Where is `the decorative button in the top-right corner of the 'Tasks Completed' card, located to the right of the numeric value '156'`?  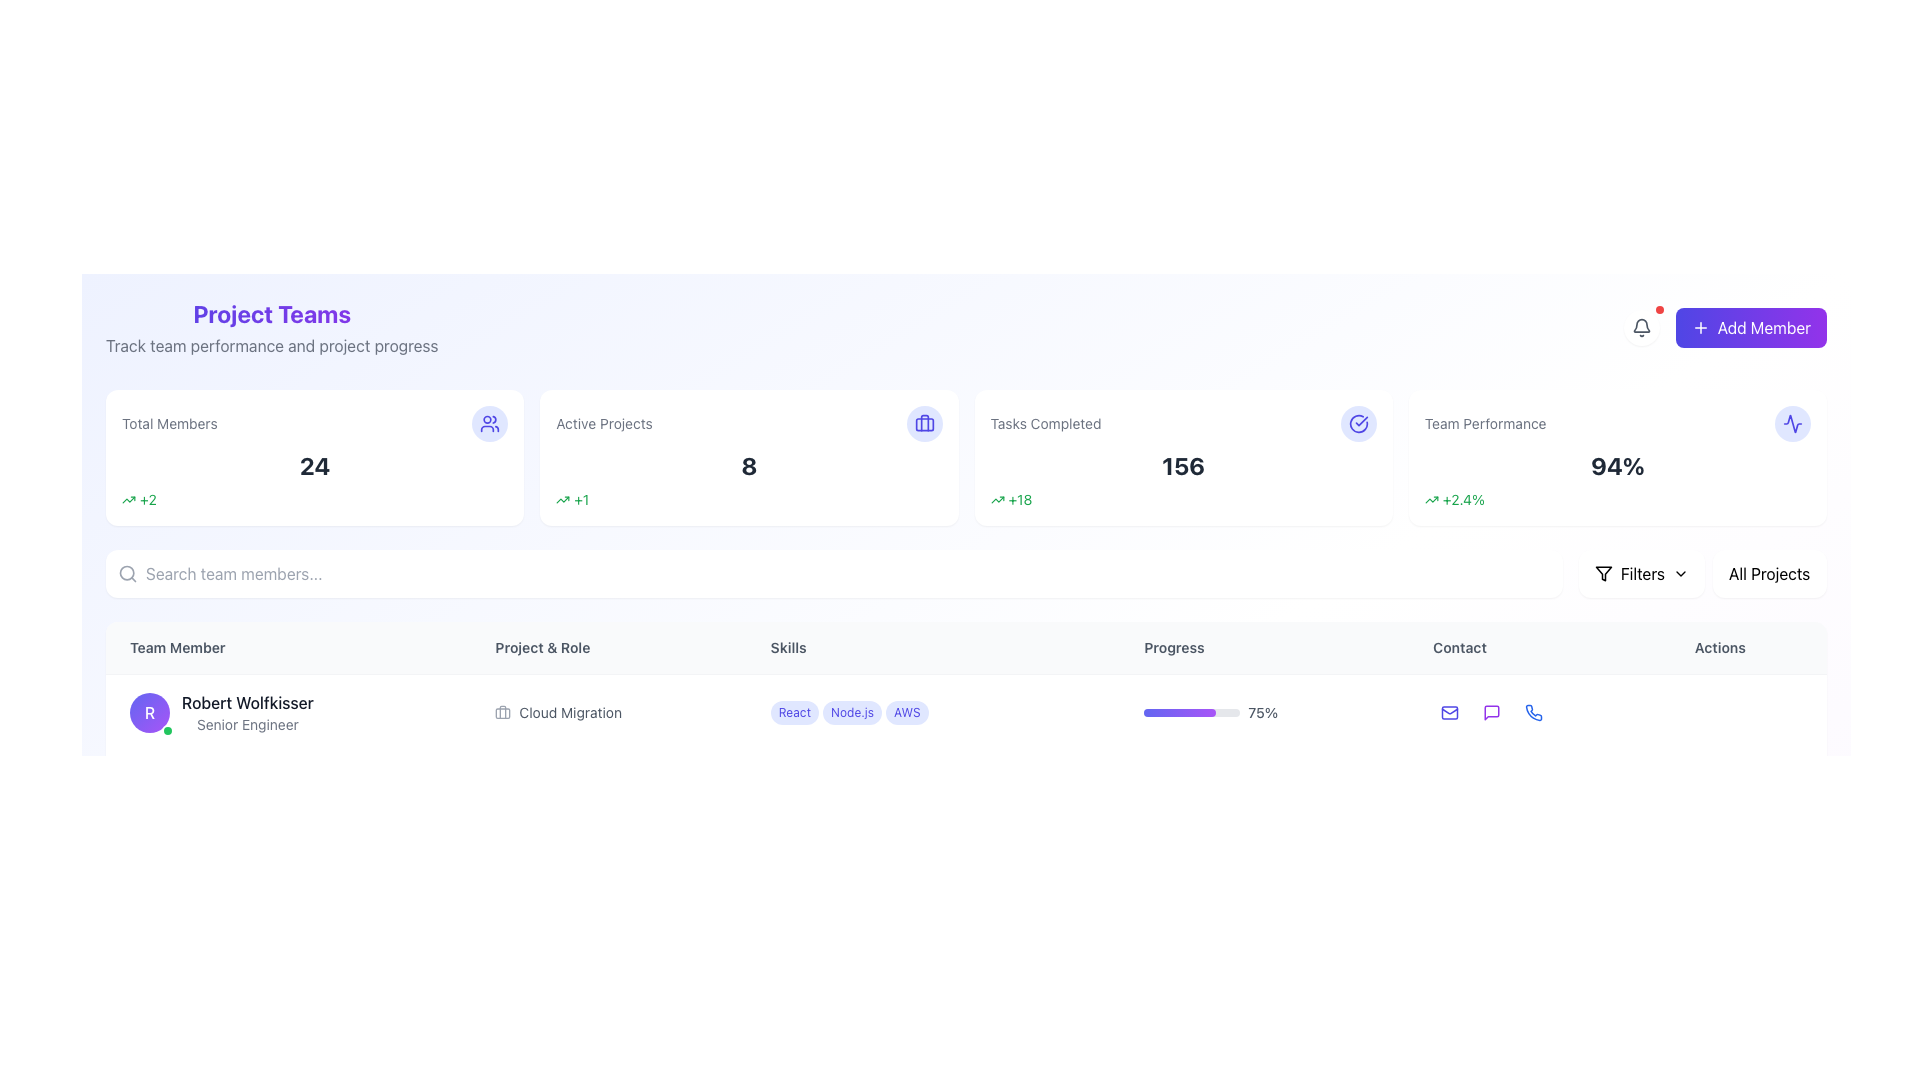 the decorative button in the top-right corner of the 'Tasks Completed' card, located to the right of the numeric value '156' is located at coordinates (1358, 423).